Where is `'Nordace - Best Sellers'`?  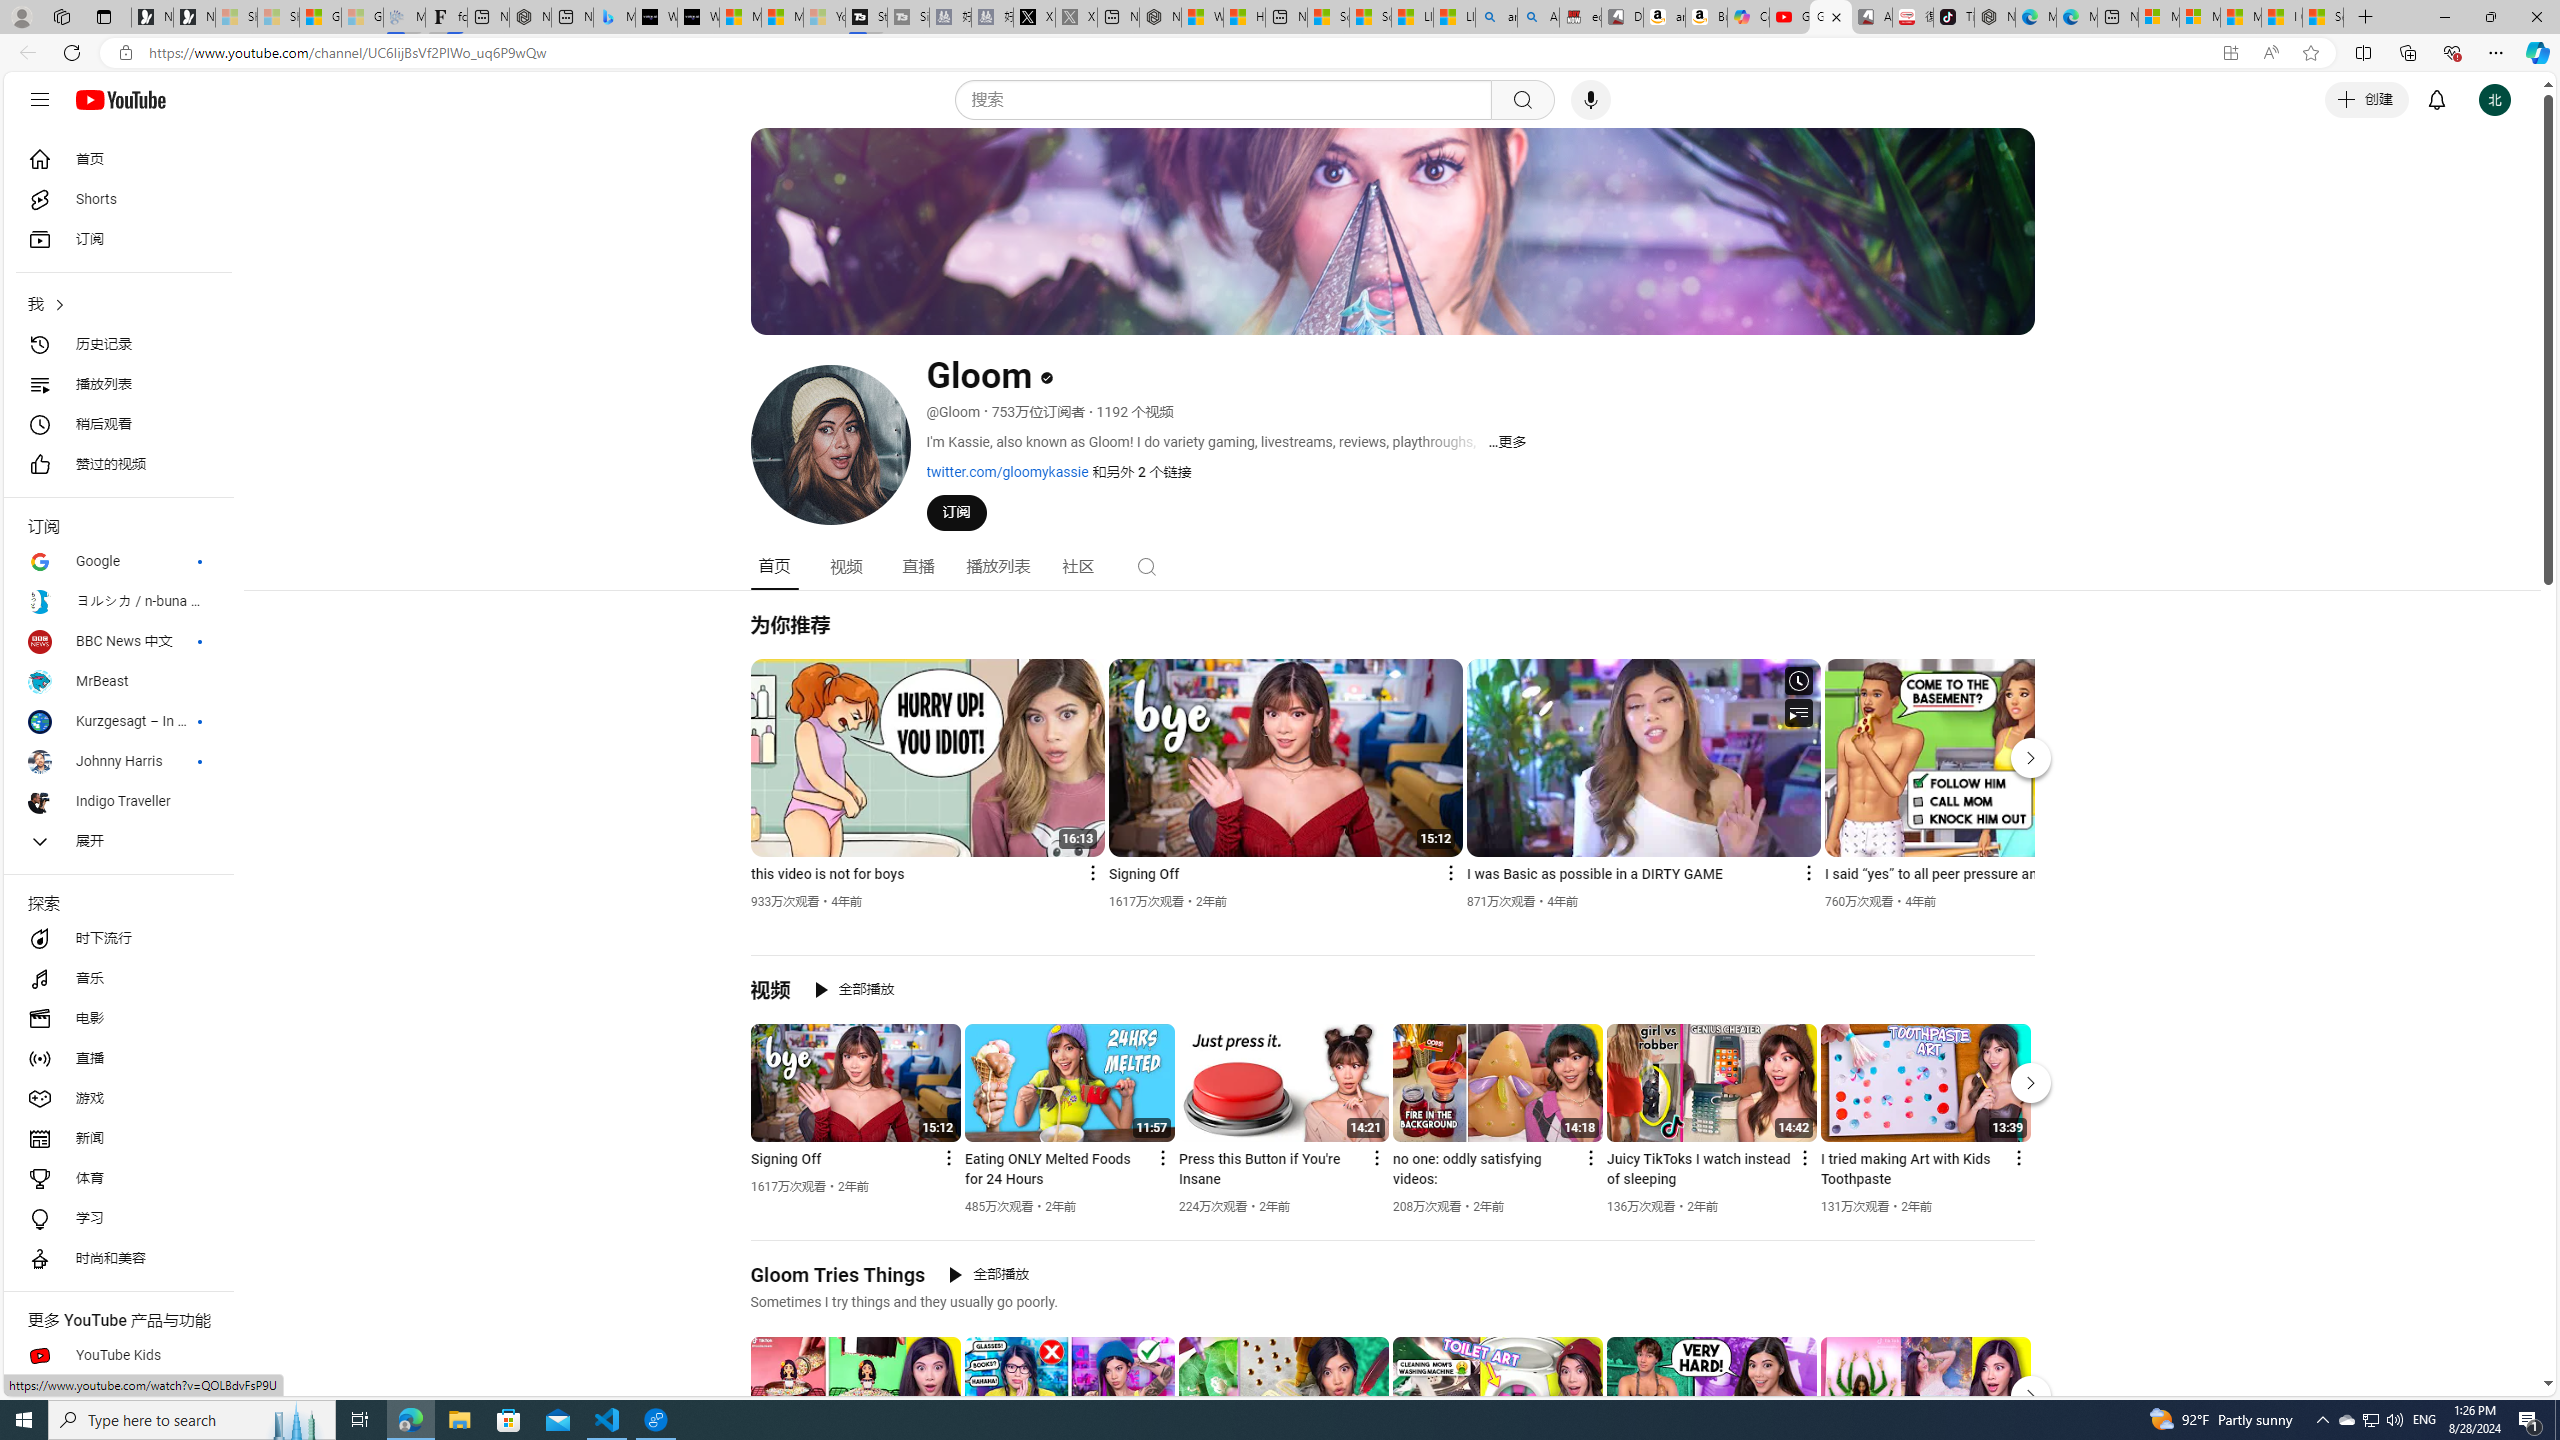
'Nordace - Best Sellers' is located at coordinates (1994, 16).